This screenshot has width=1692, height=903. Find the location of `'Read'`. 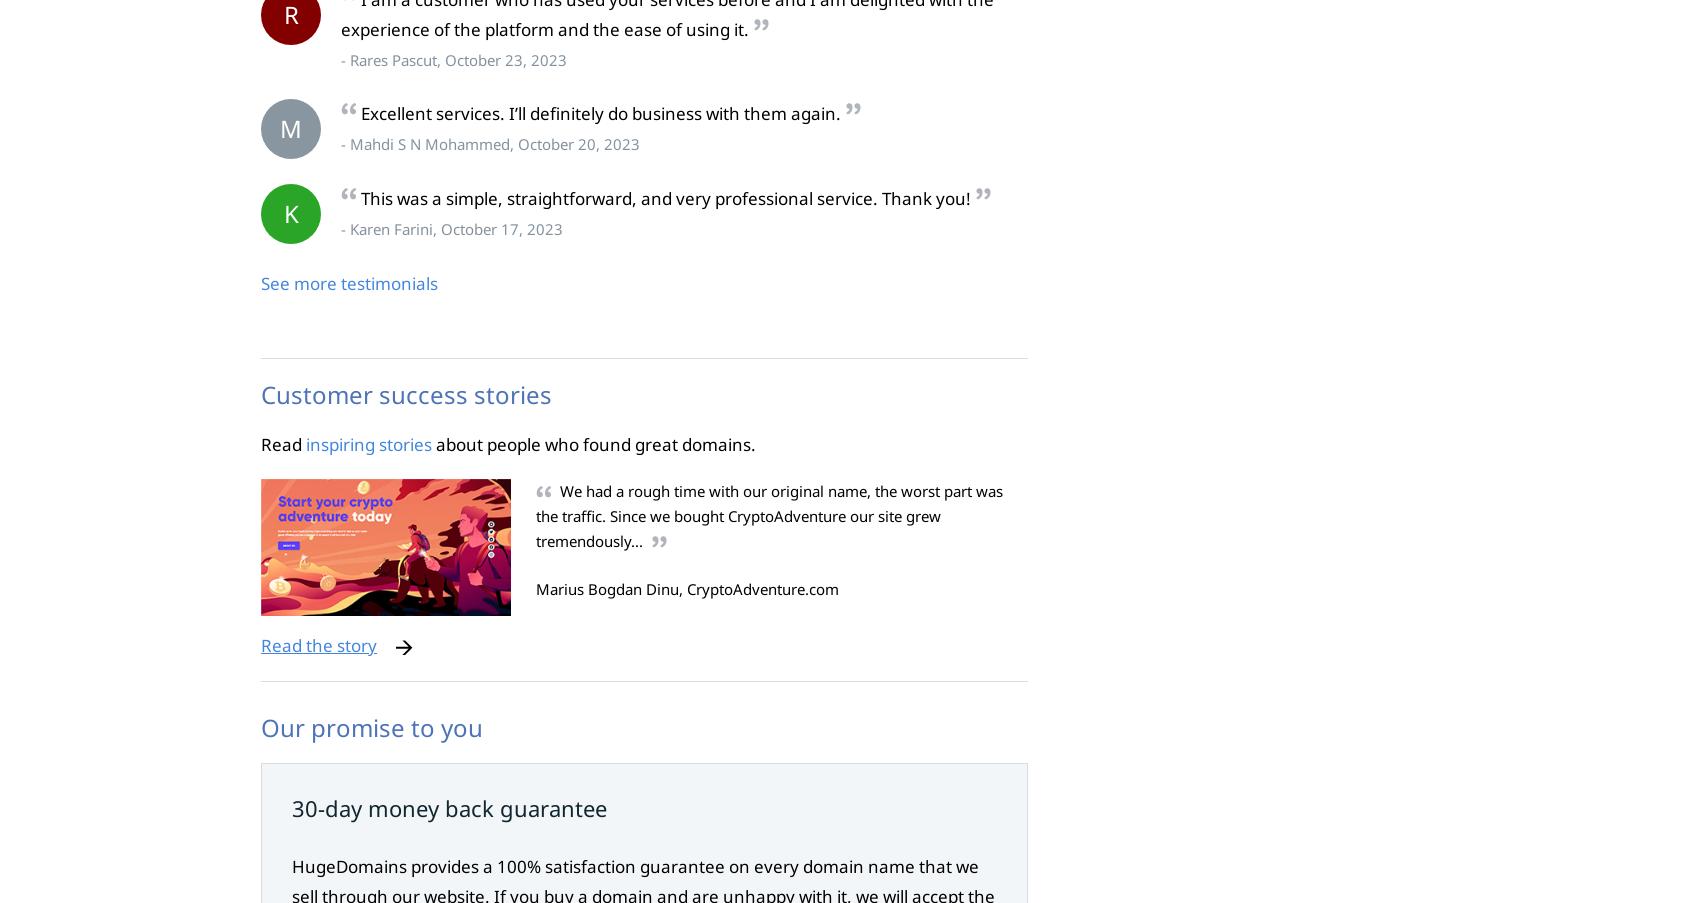

'Read' is located at coordinates (282, 442).